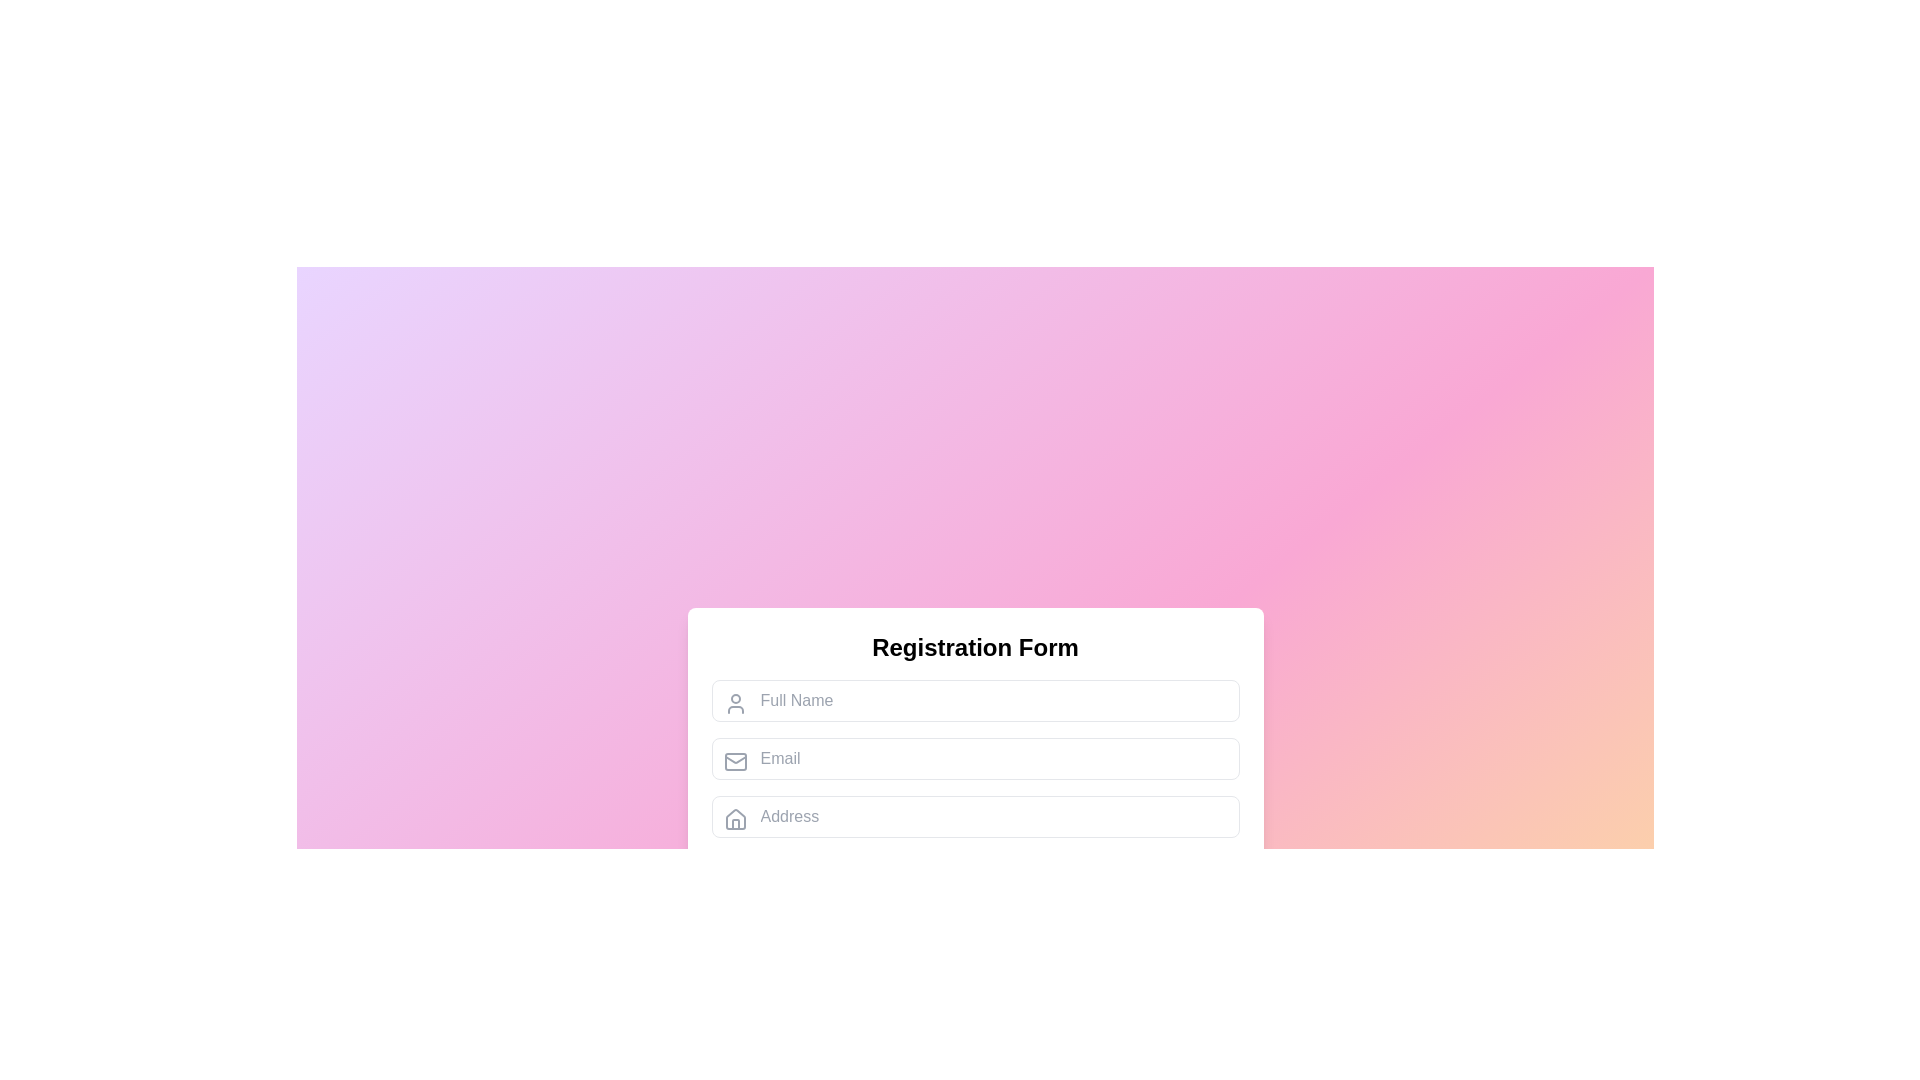 The width and height of the screenshot is (1920, 1080). Describe the element at coordinates (975, 758) in the screenshot. I see `the email input field located in the second row of the form, which is directly below the 'Full Name' input field and above the 'Address' input field` at that location.